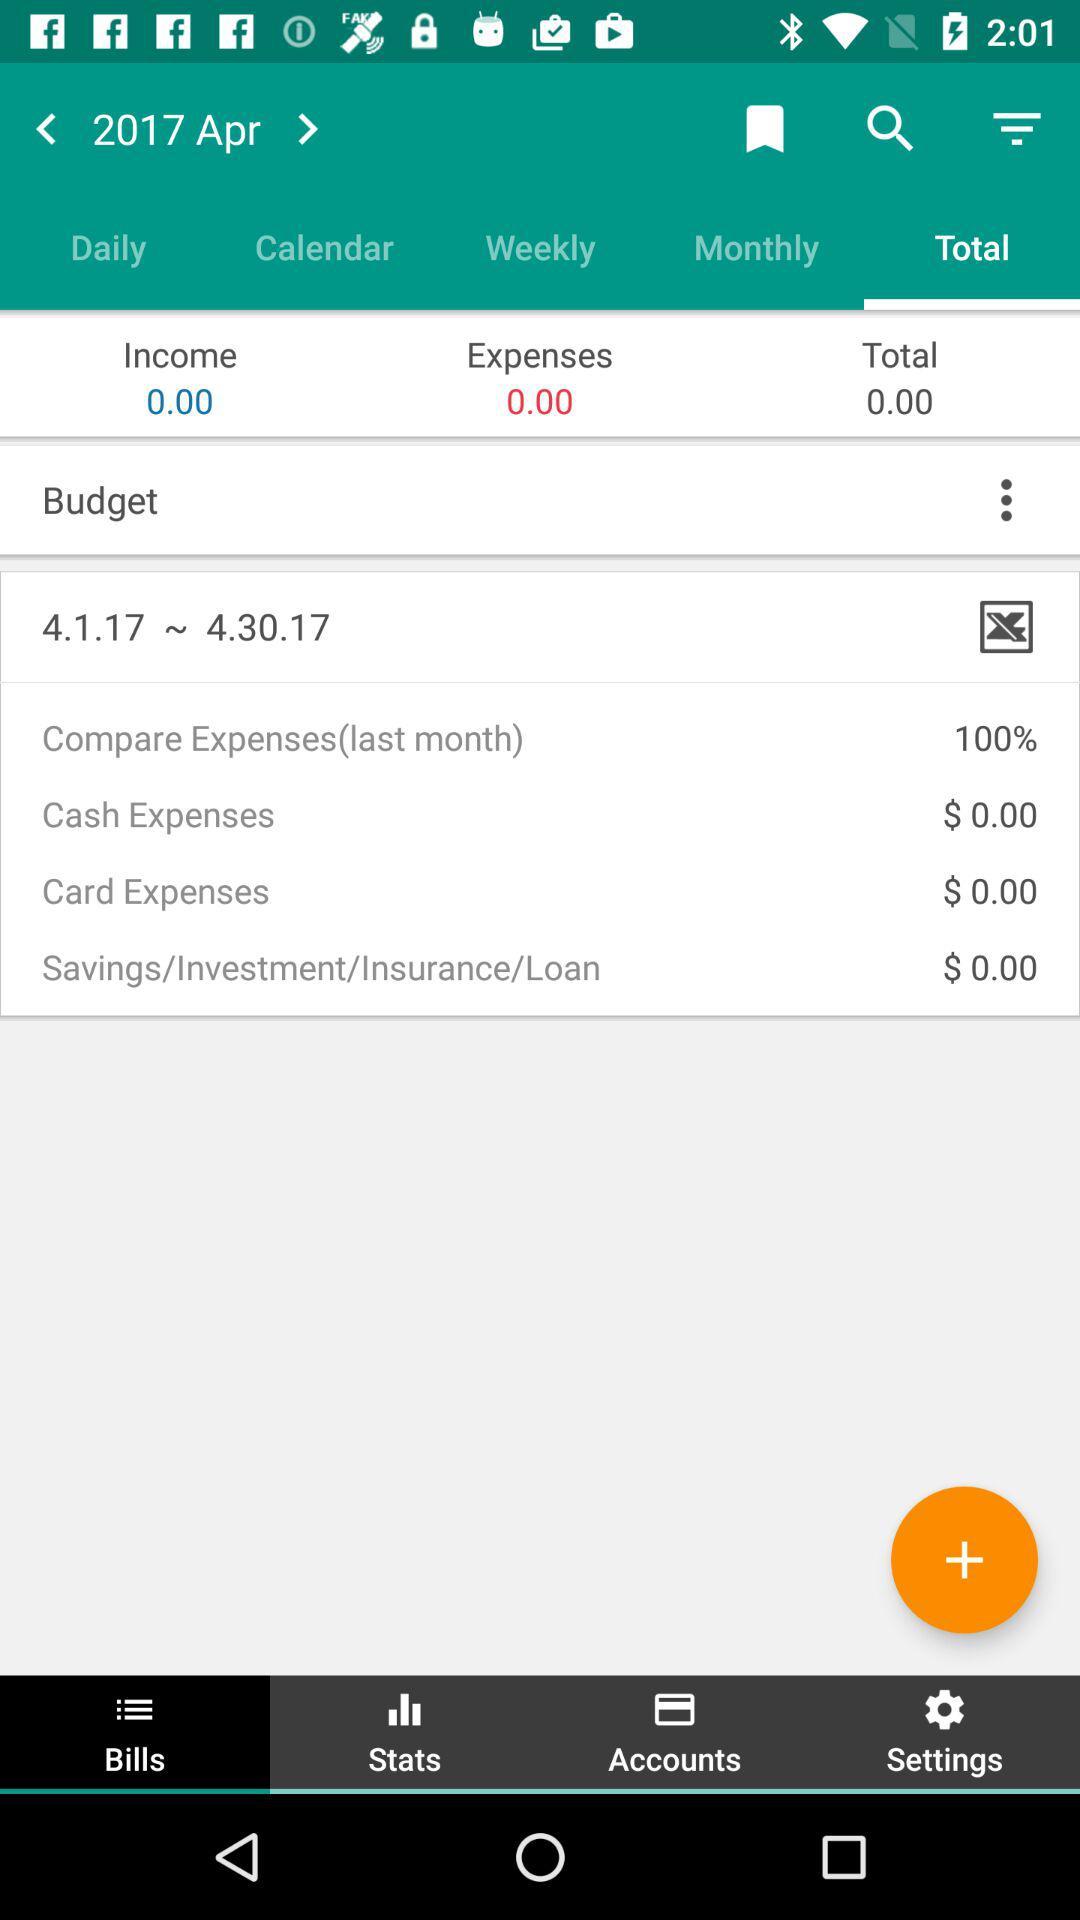 This screenshot has width=1080, height=1920. Describe the element at coordinates (323, 245) in the screenshot. I see `item next to weekly item` at that location.